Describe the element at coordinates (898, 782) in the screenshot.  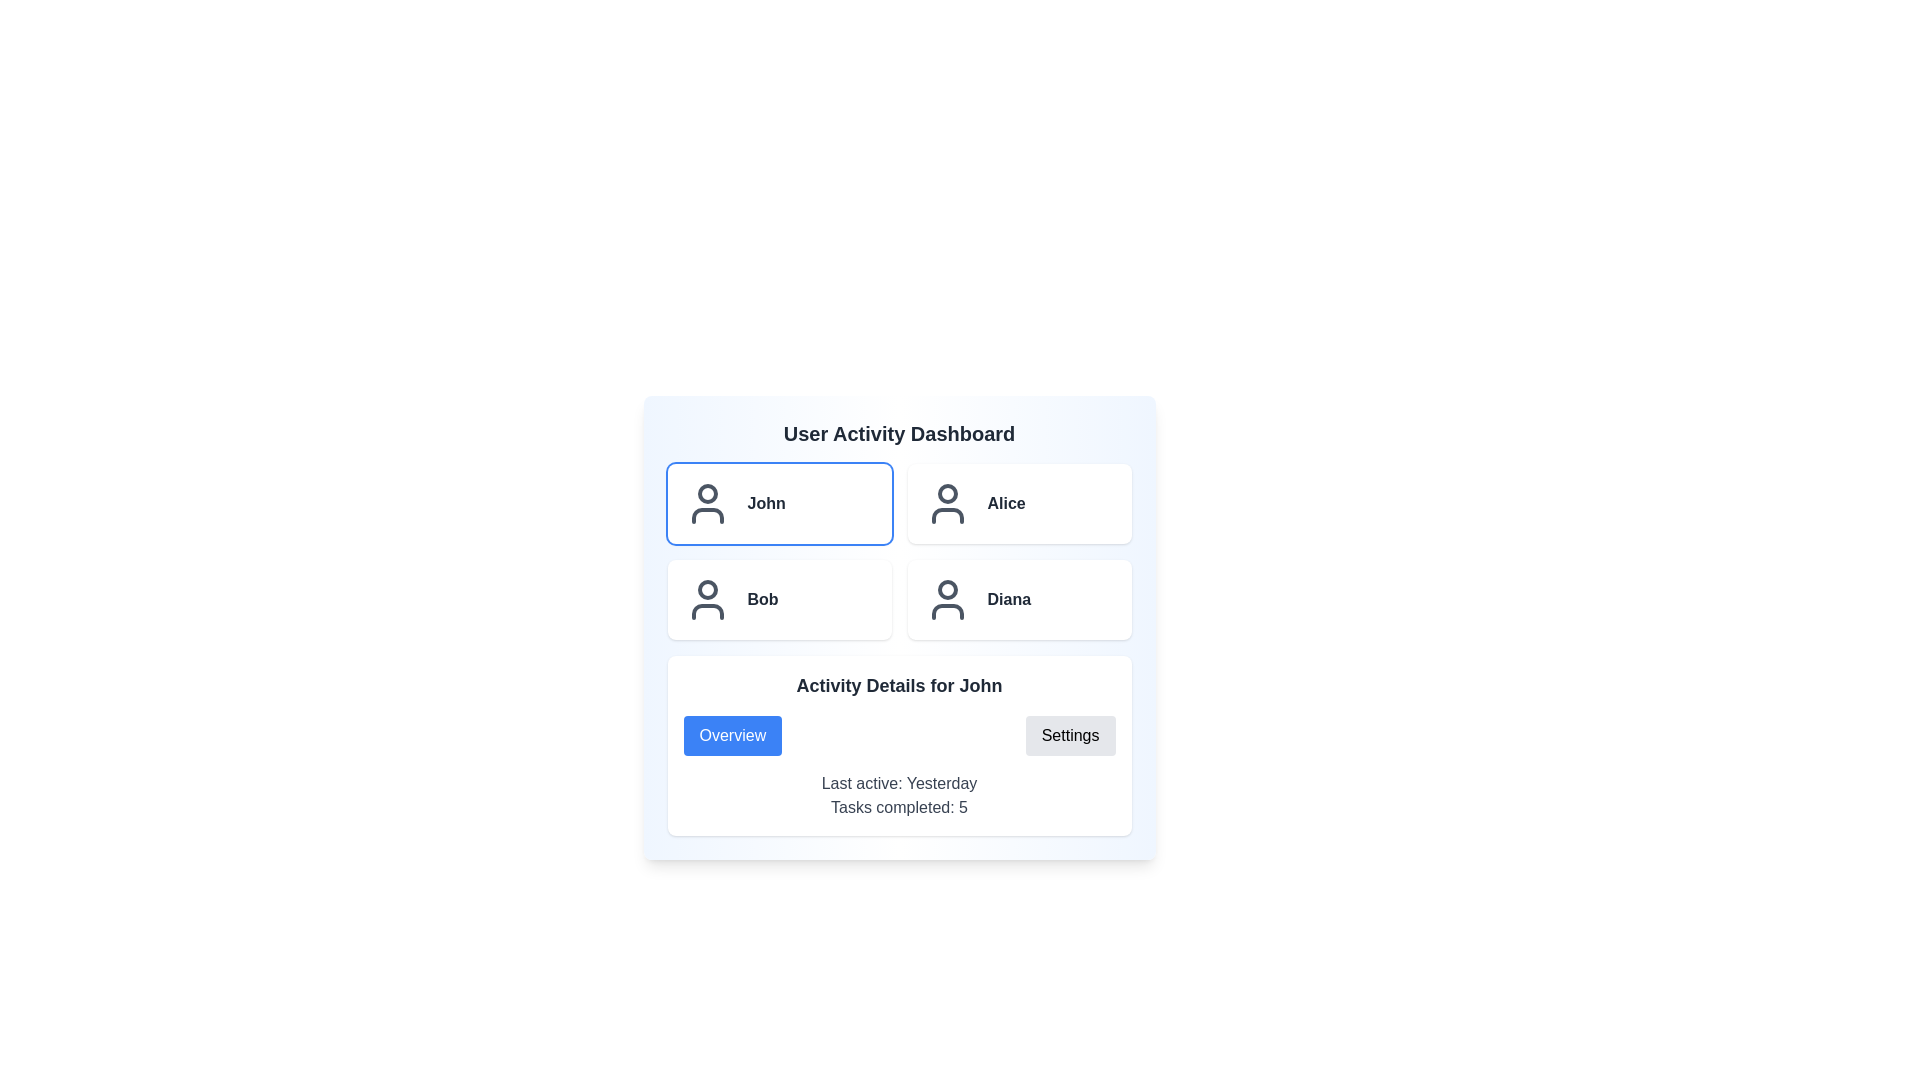
I see `the Label that displays the date or time the user was last active, located in the 'Activity Details for John' section, just below the 'Overview' button` at that location.